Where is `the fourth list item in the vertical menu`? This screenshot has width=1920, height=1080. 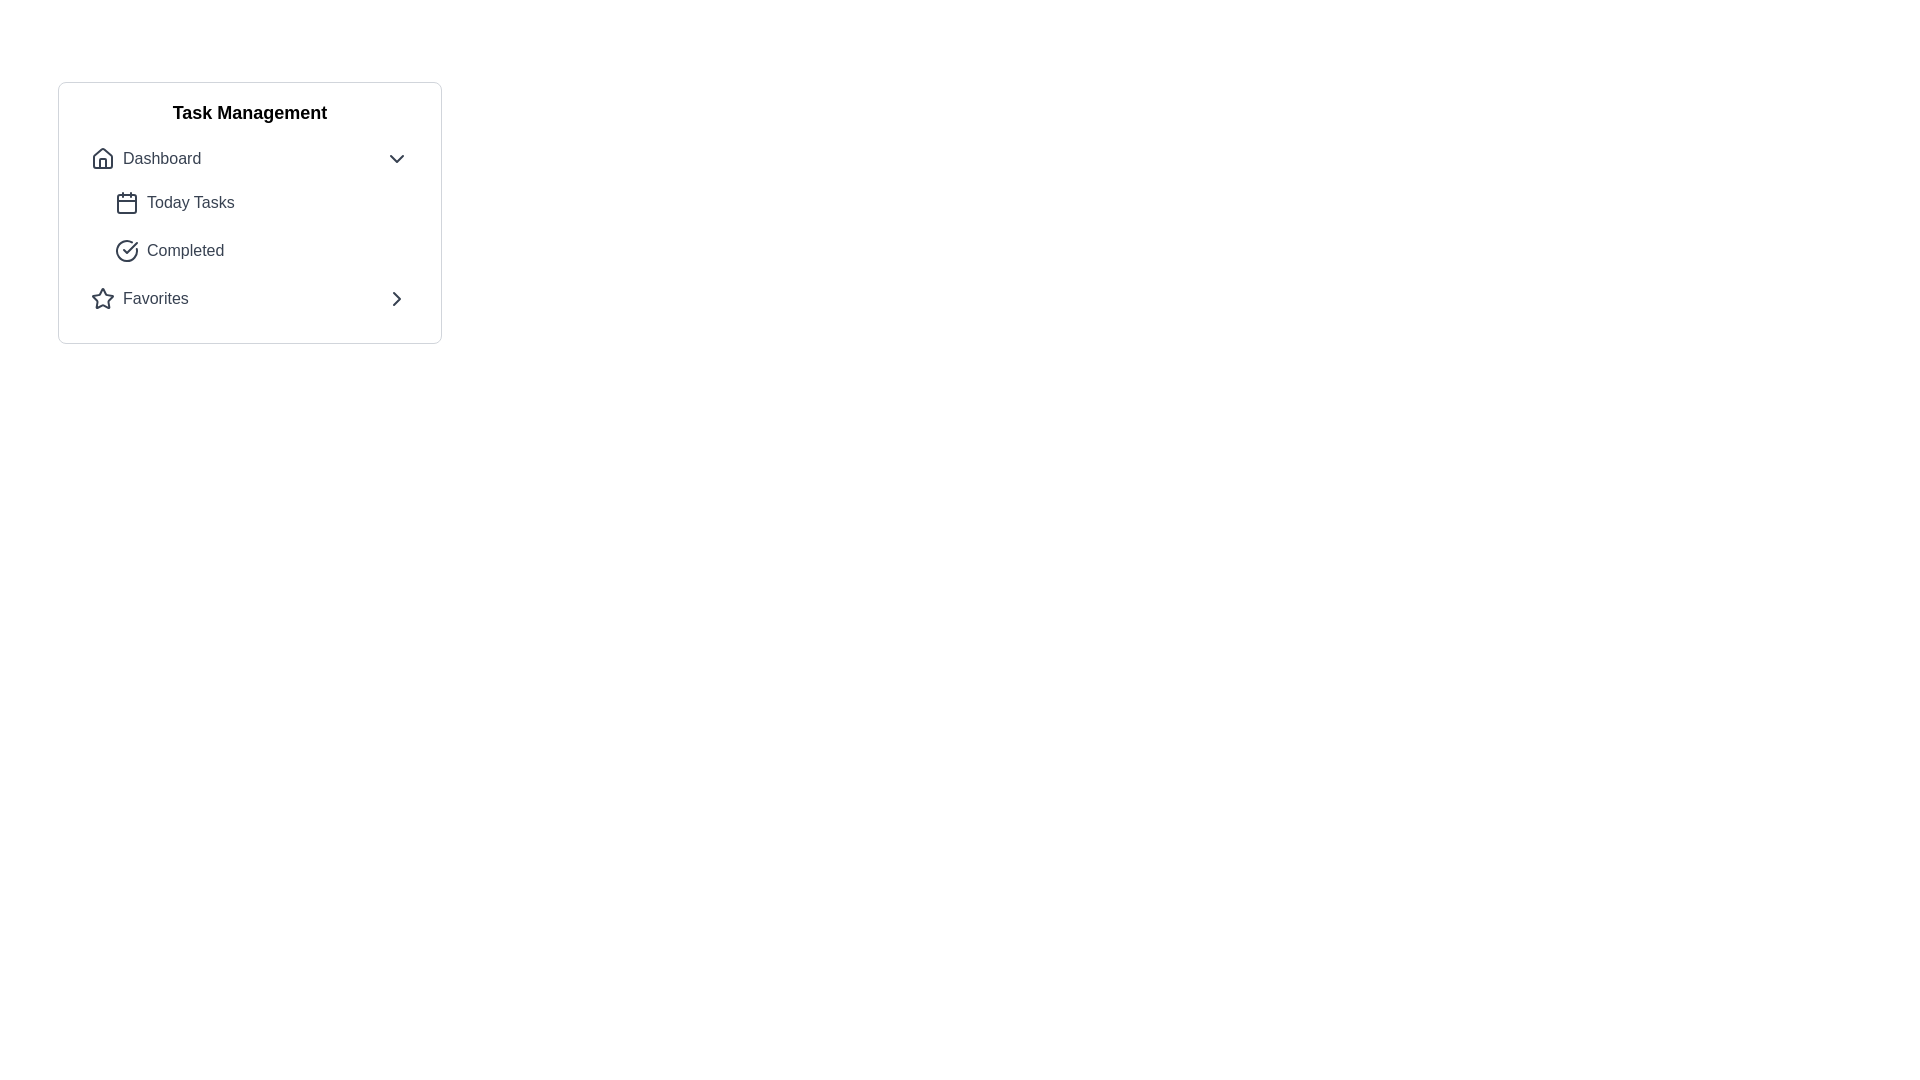
the fourth list item in the vertical menu is located at coordinates (248, 299).